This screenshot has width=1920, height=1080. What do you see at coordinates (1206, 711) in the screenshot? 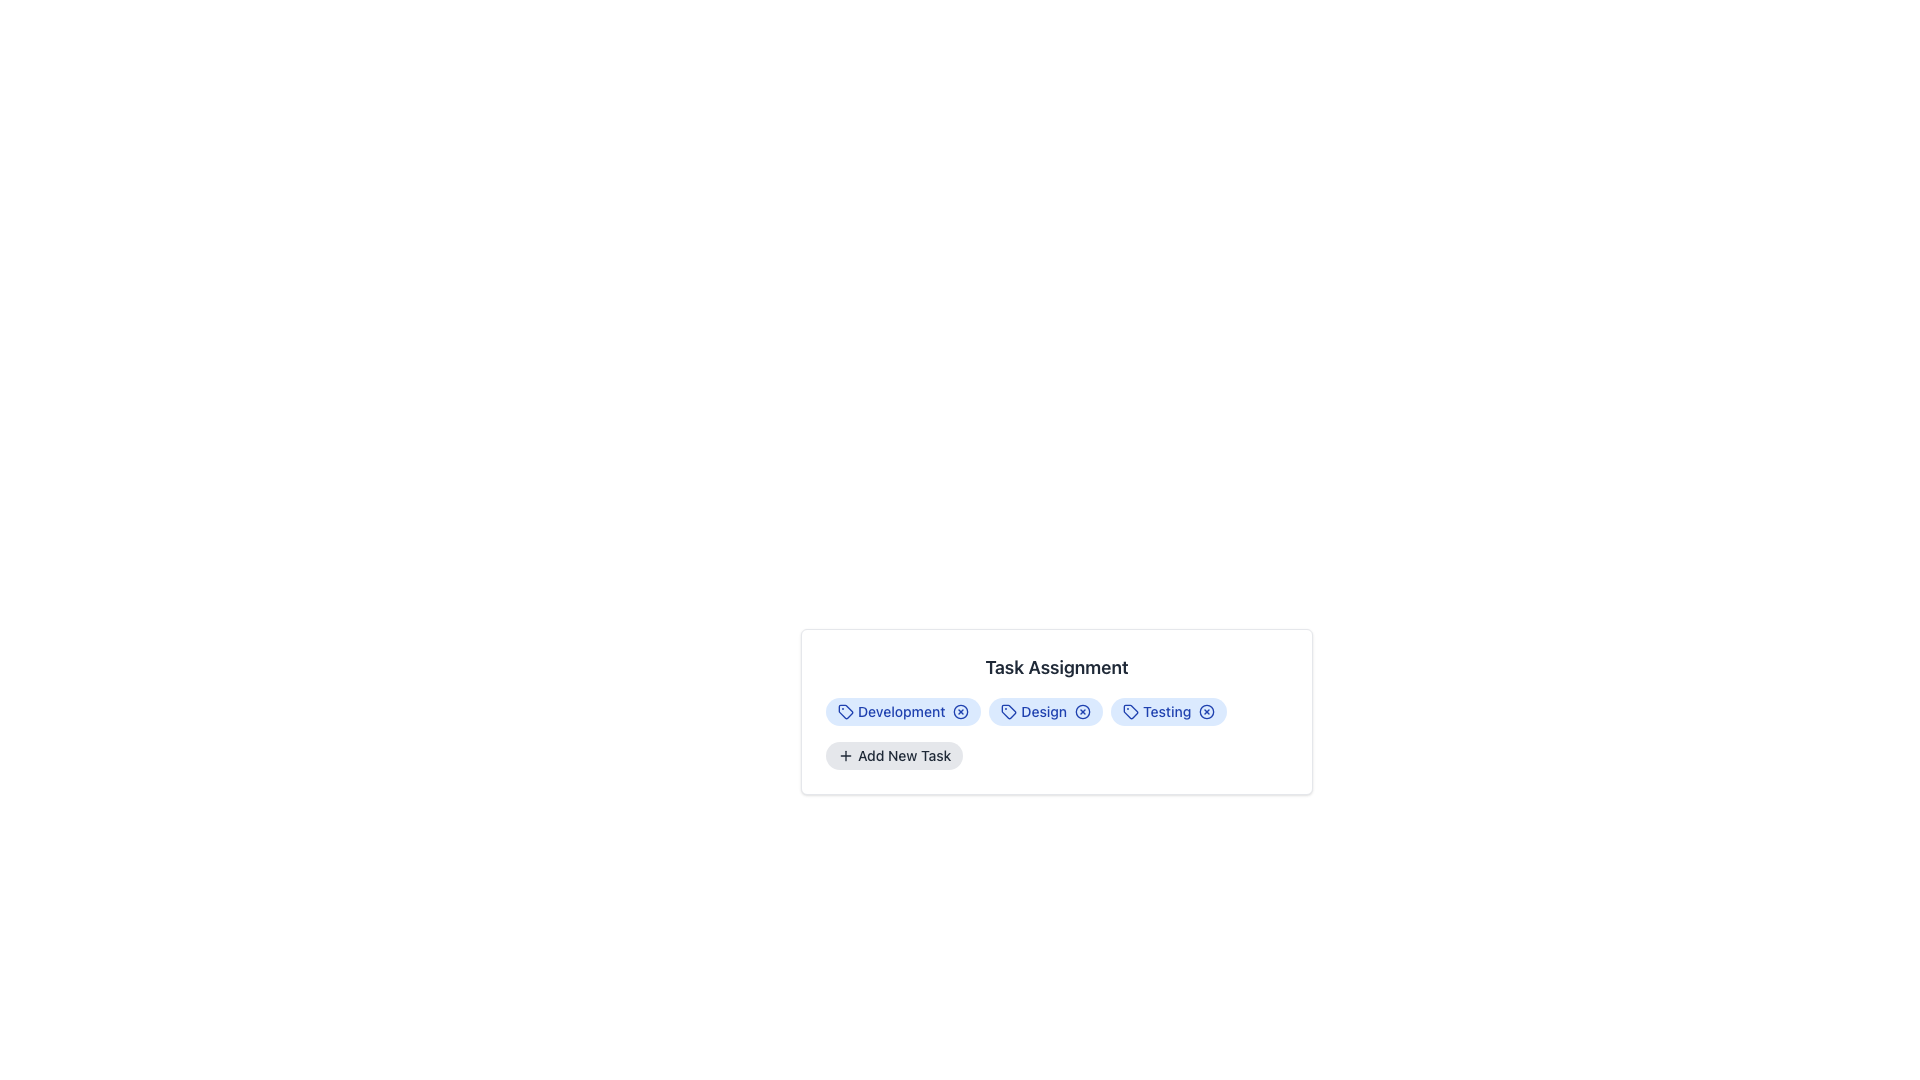
I see `the delete button located in the top-right corner of the 'Testing' tag` at bounding box center [1206, 711].